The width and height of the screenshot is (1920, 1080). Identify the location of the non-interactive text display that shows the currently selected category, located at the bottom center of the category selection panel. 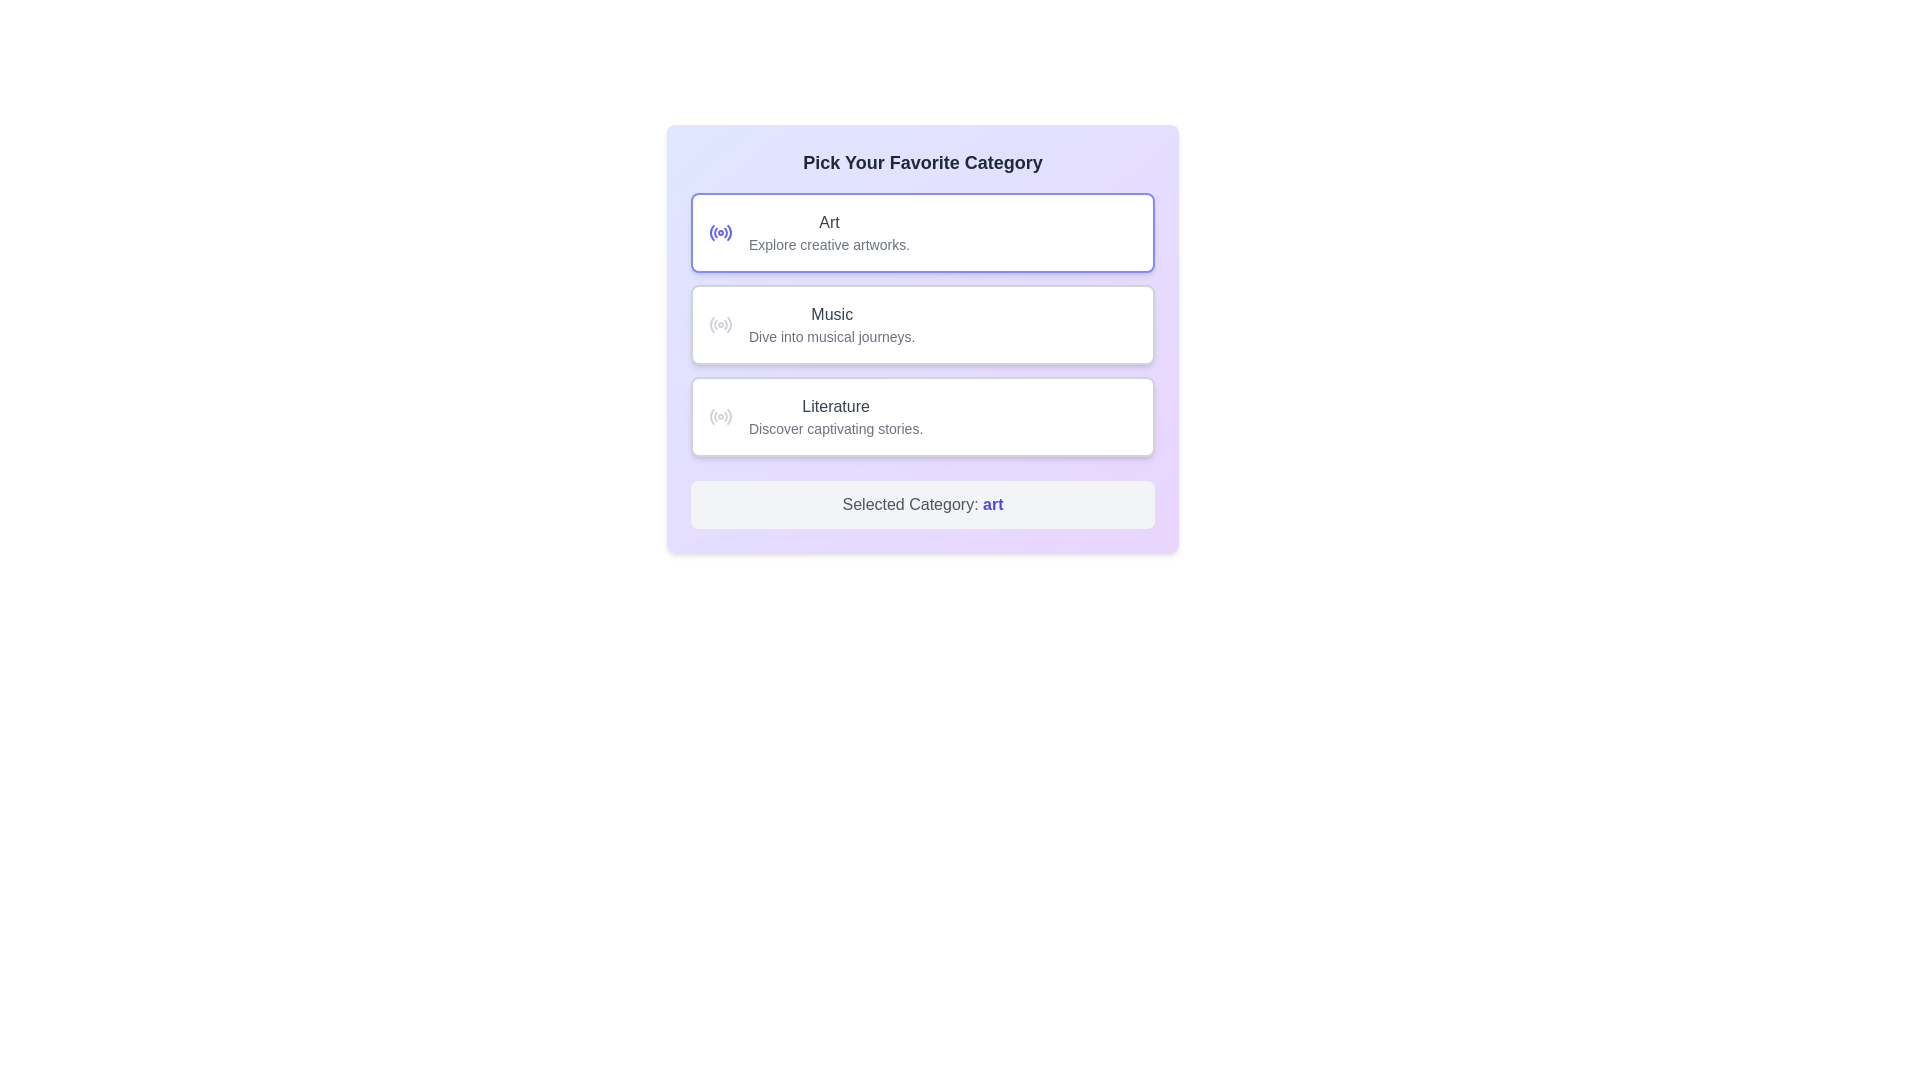
(921, 504).